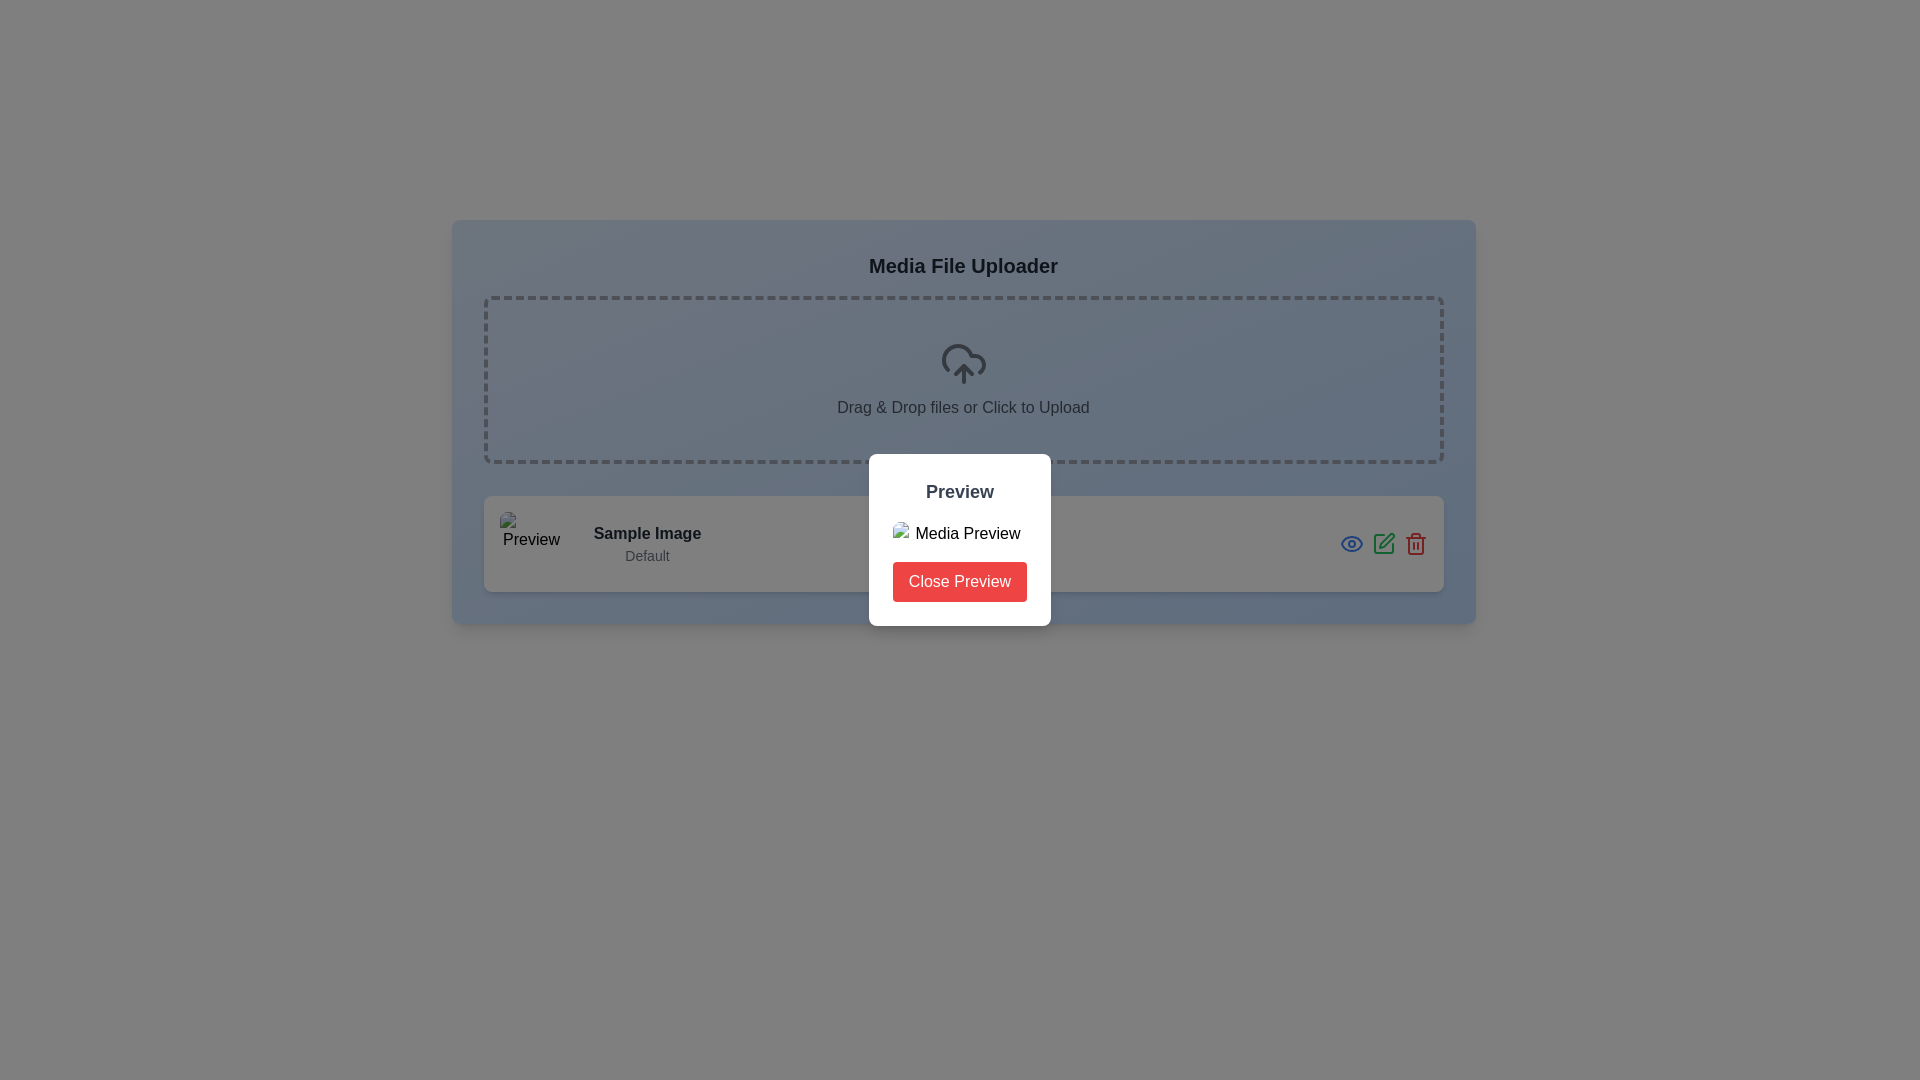  Describe the element at coordinates (960, 540) in the screenshot. I see `the center of the modal dialog box` at that location.